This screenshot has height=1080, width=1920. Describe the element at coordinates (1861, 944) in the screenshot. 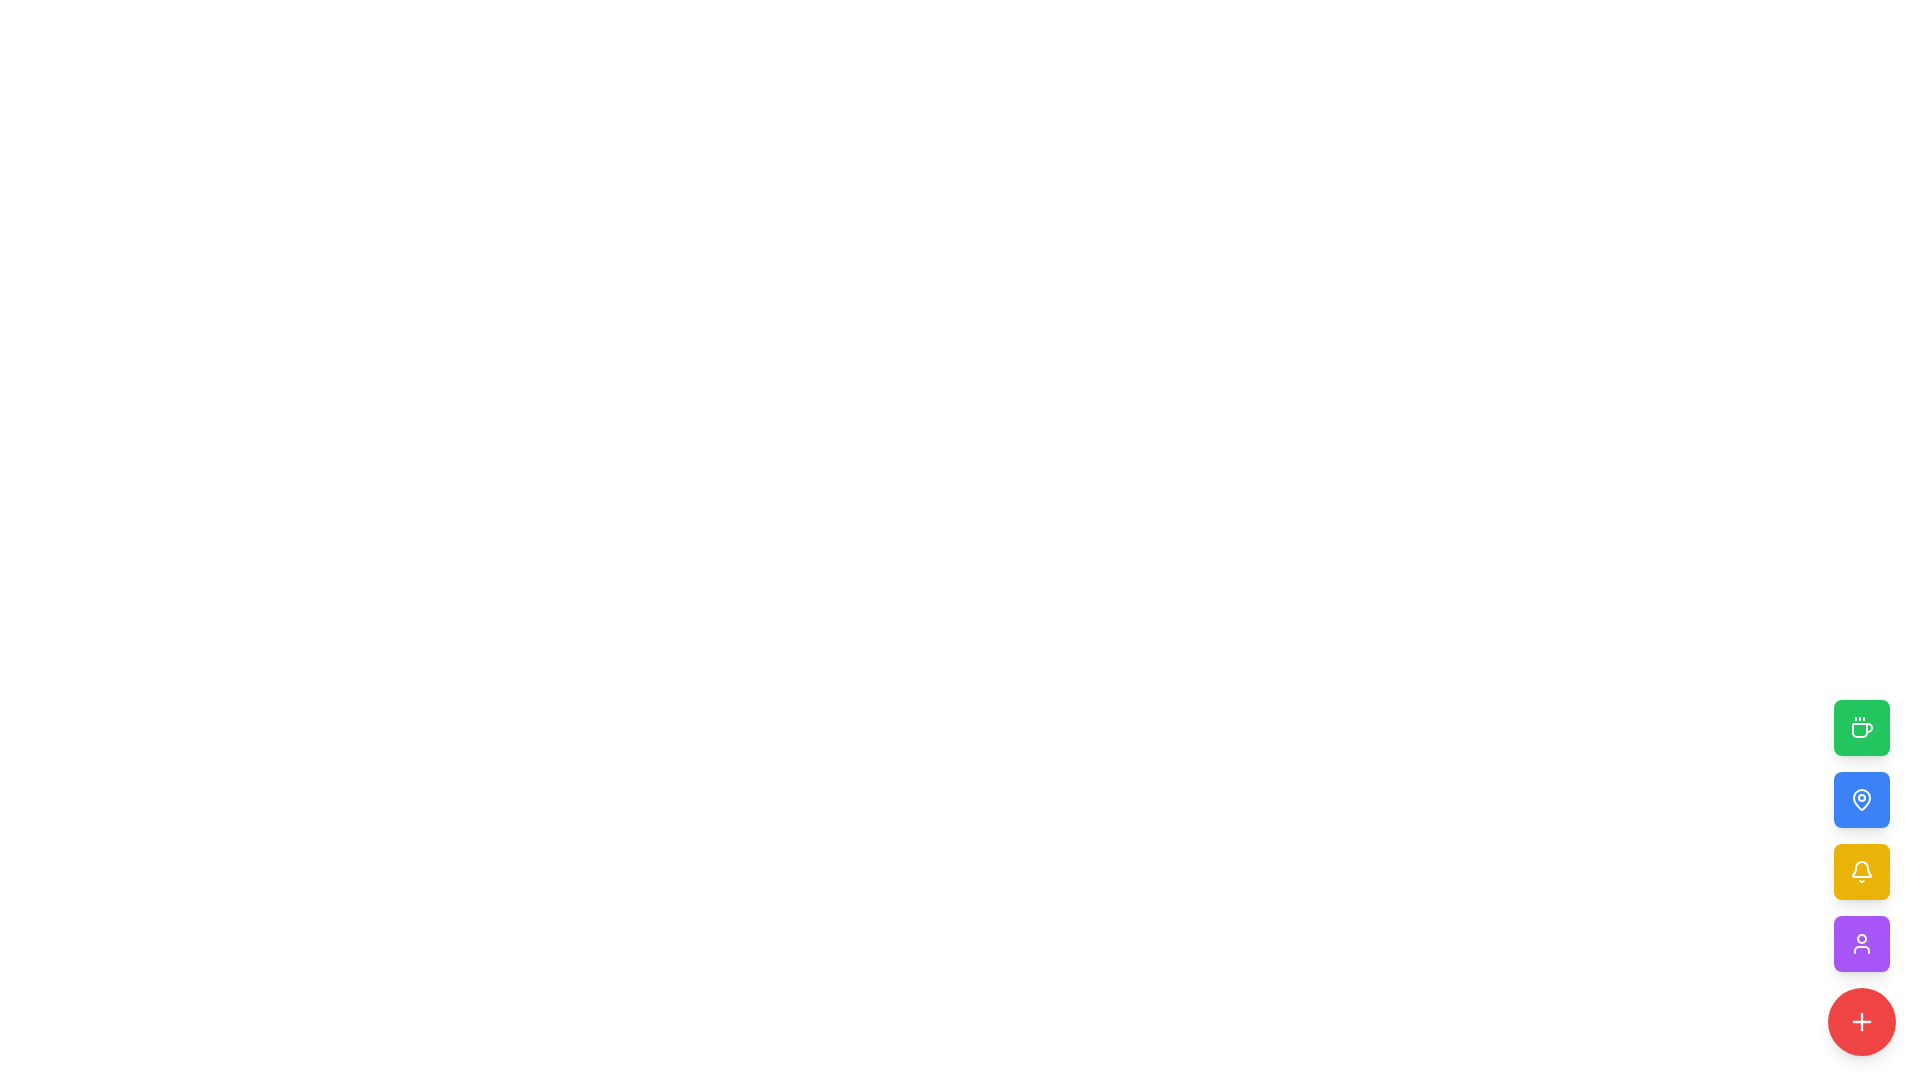

I see `the 'My Profile' button, which is the last button in a vertical stack of similarly styled buttons` at that location.